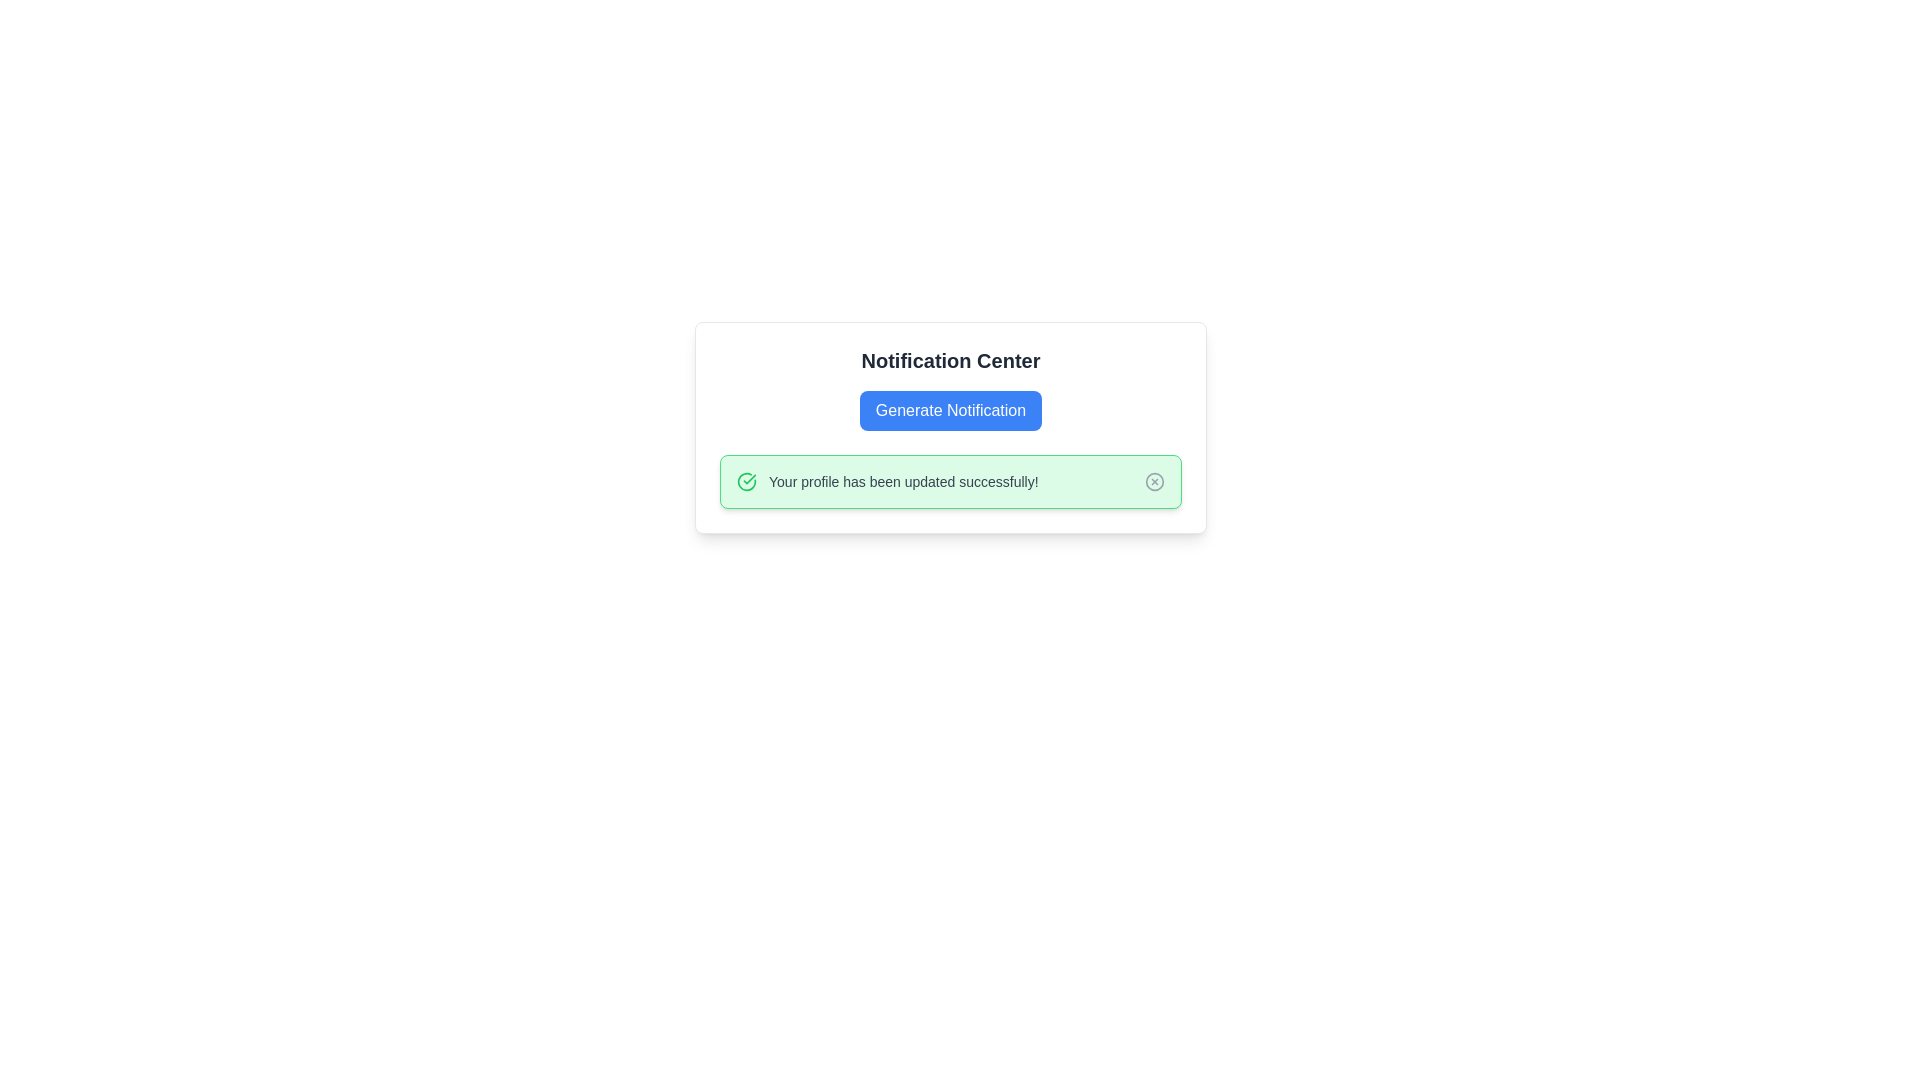 This screenshot has width=1920, height=1080. What do you see at coordinates (949, 482) in the screenshot?
I see `notification text displayed in the Notification Bar, which informs the user about the successful profile update` at bounding box center [949, 482].